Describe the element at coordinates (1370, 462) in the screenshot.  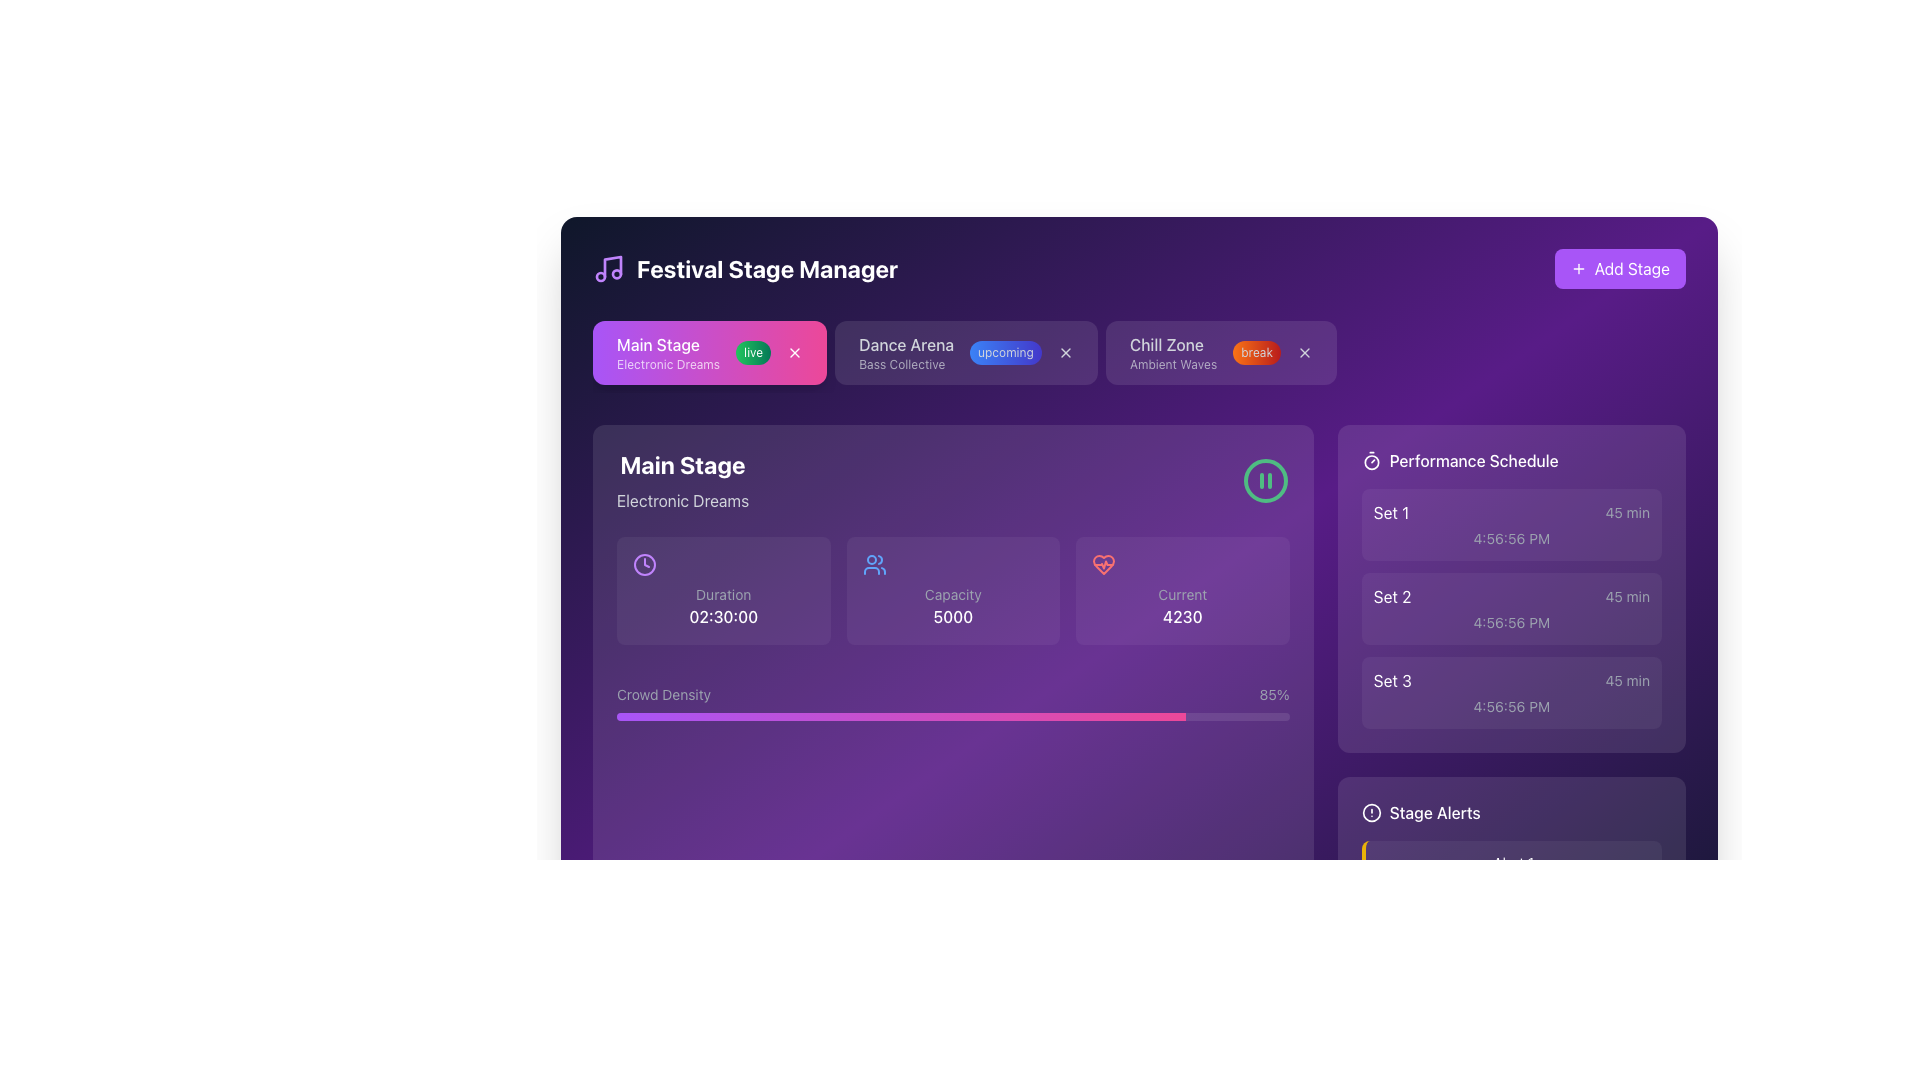
I see `the circle element of the timer icon located in the top-right corner of the 'Main Stage' section` at that location.